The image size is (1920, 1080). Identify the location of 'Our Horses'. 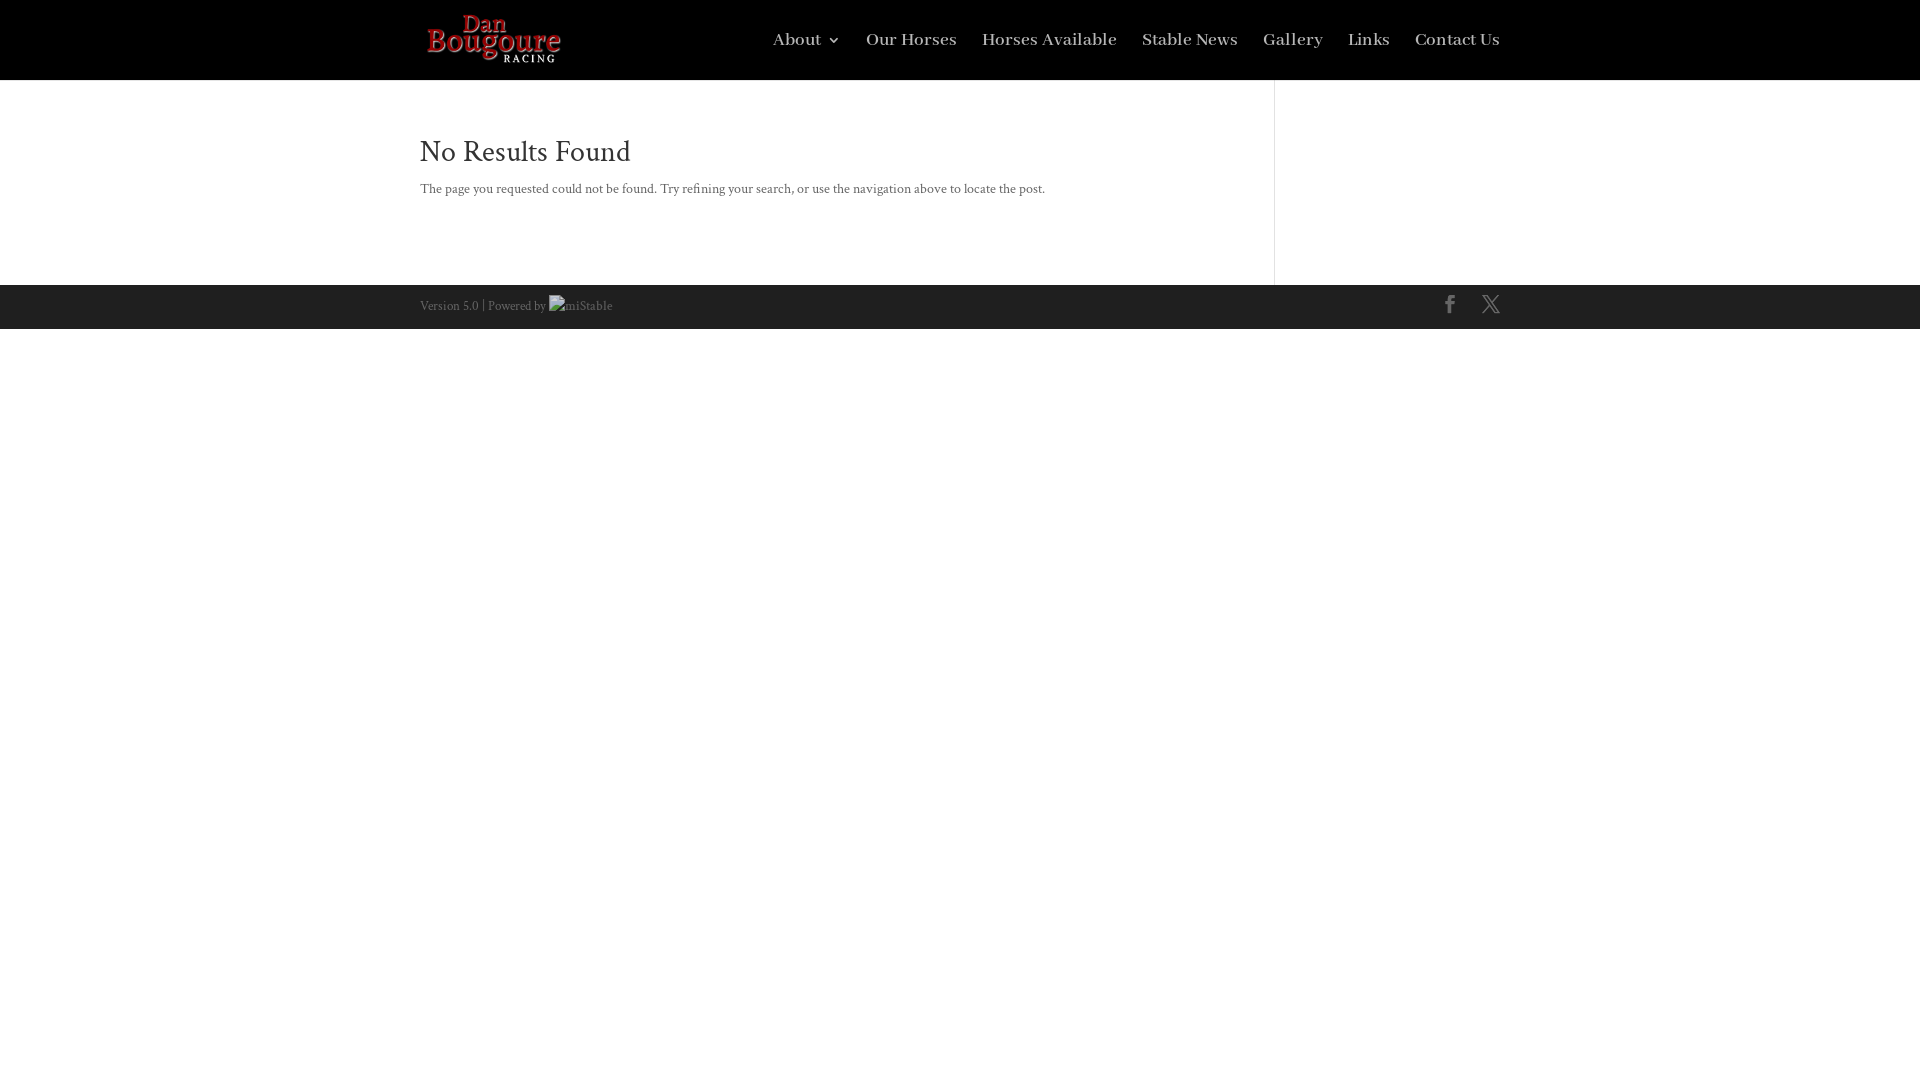
(910, 55).